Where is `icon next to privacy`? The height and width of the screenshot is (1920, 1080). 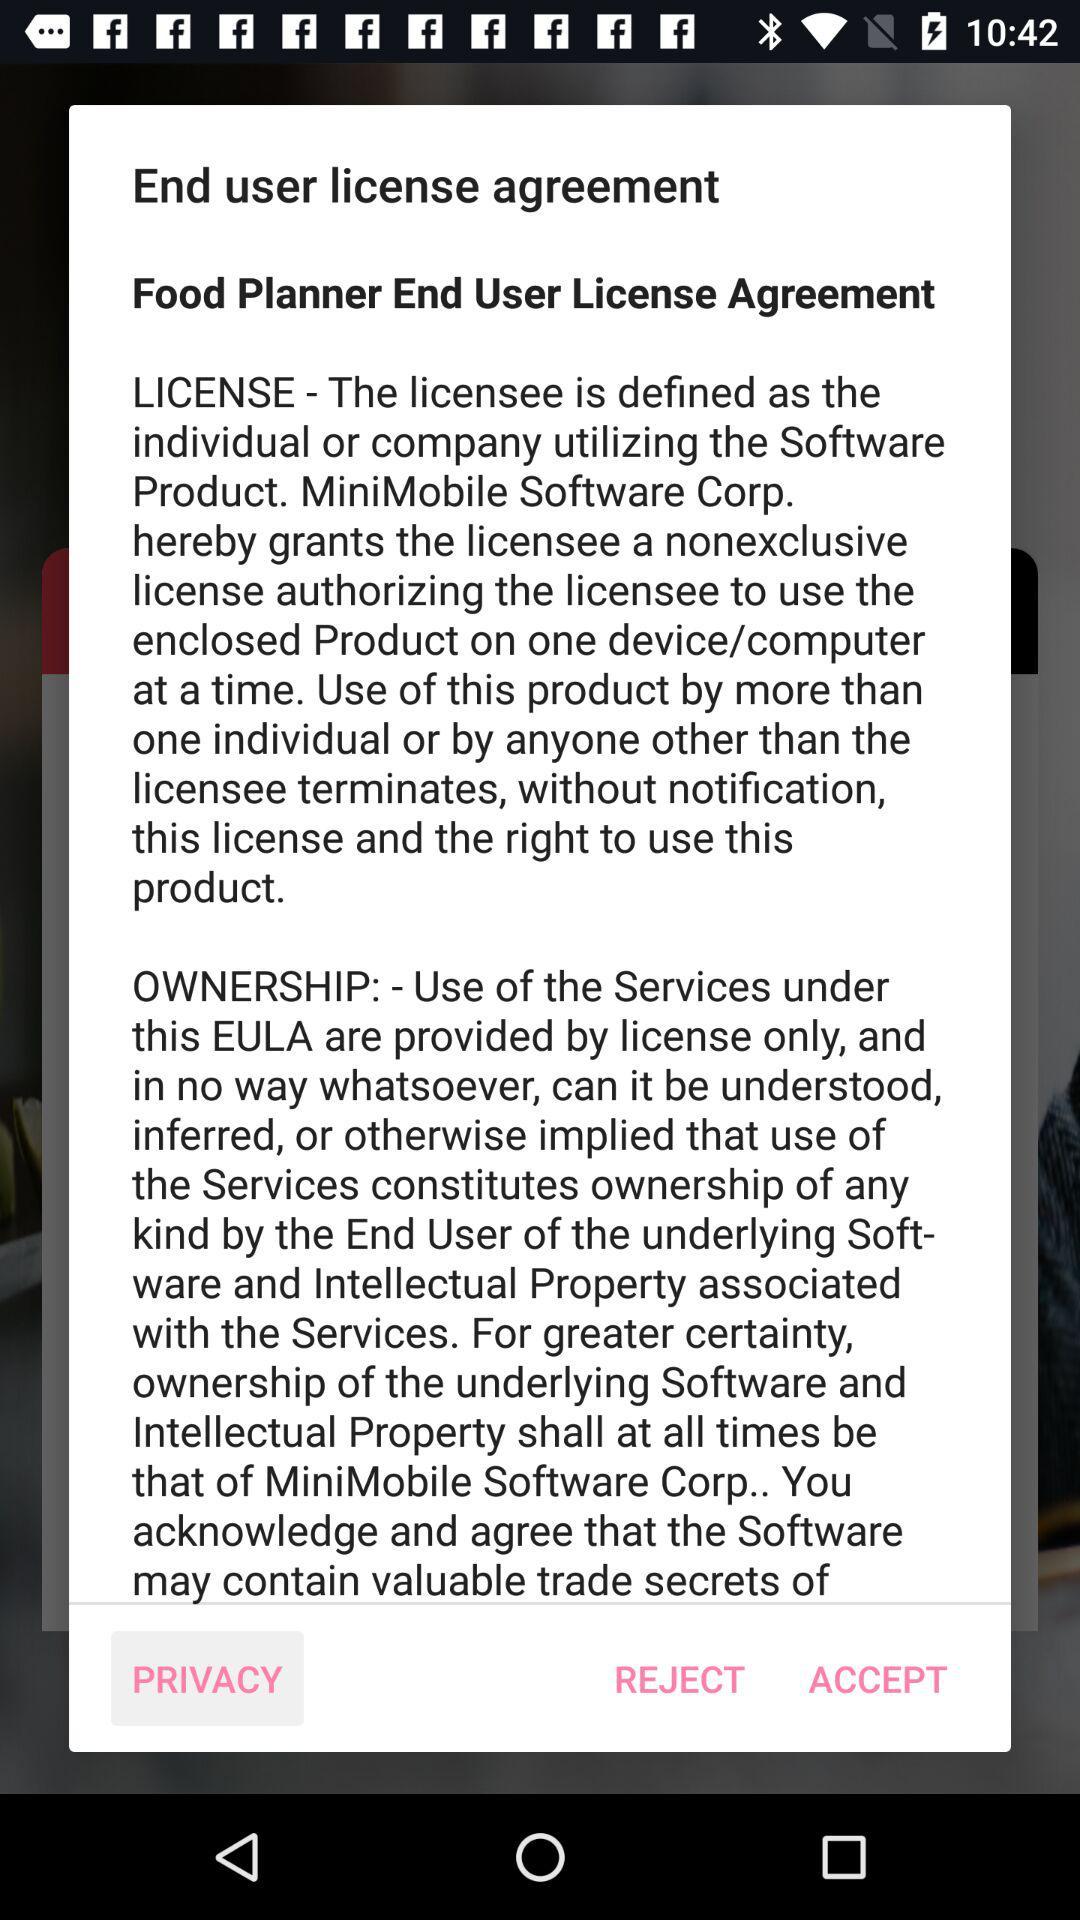 icon next to privacy is located at coordinates (678, 1678).